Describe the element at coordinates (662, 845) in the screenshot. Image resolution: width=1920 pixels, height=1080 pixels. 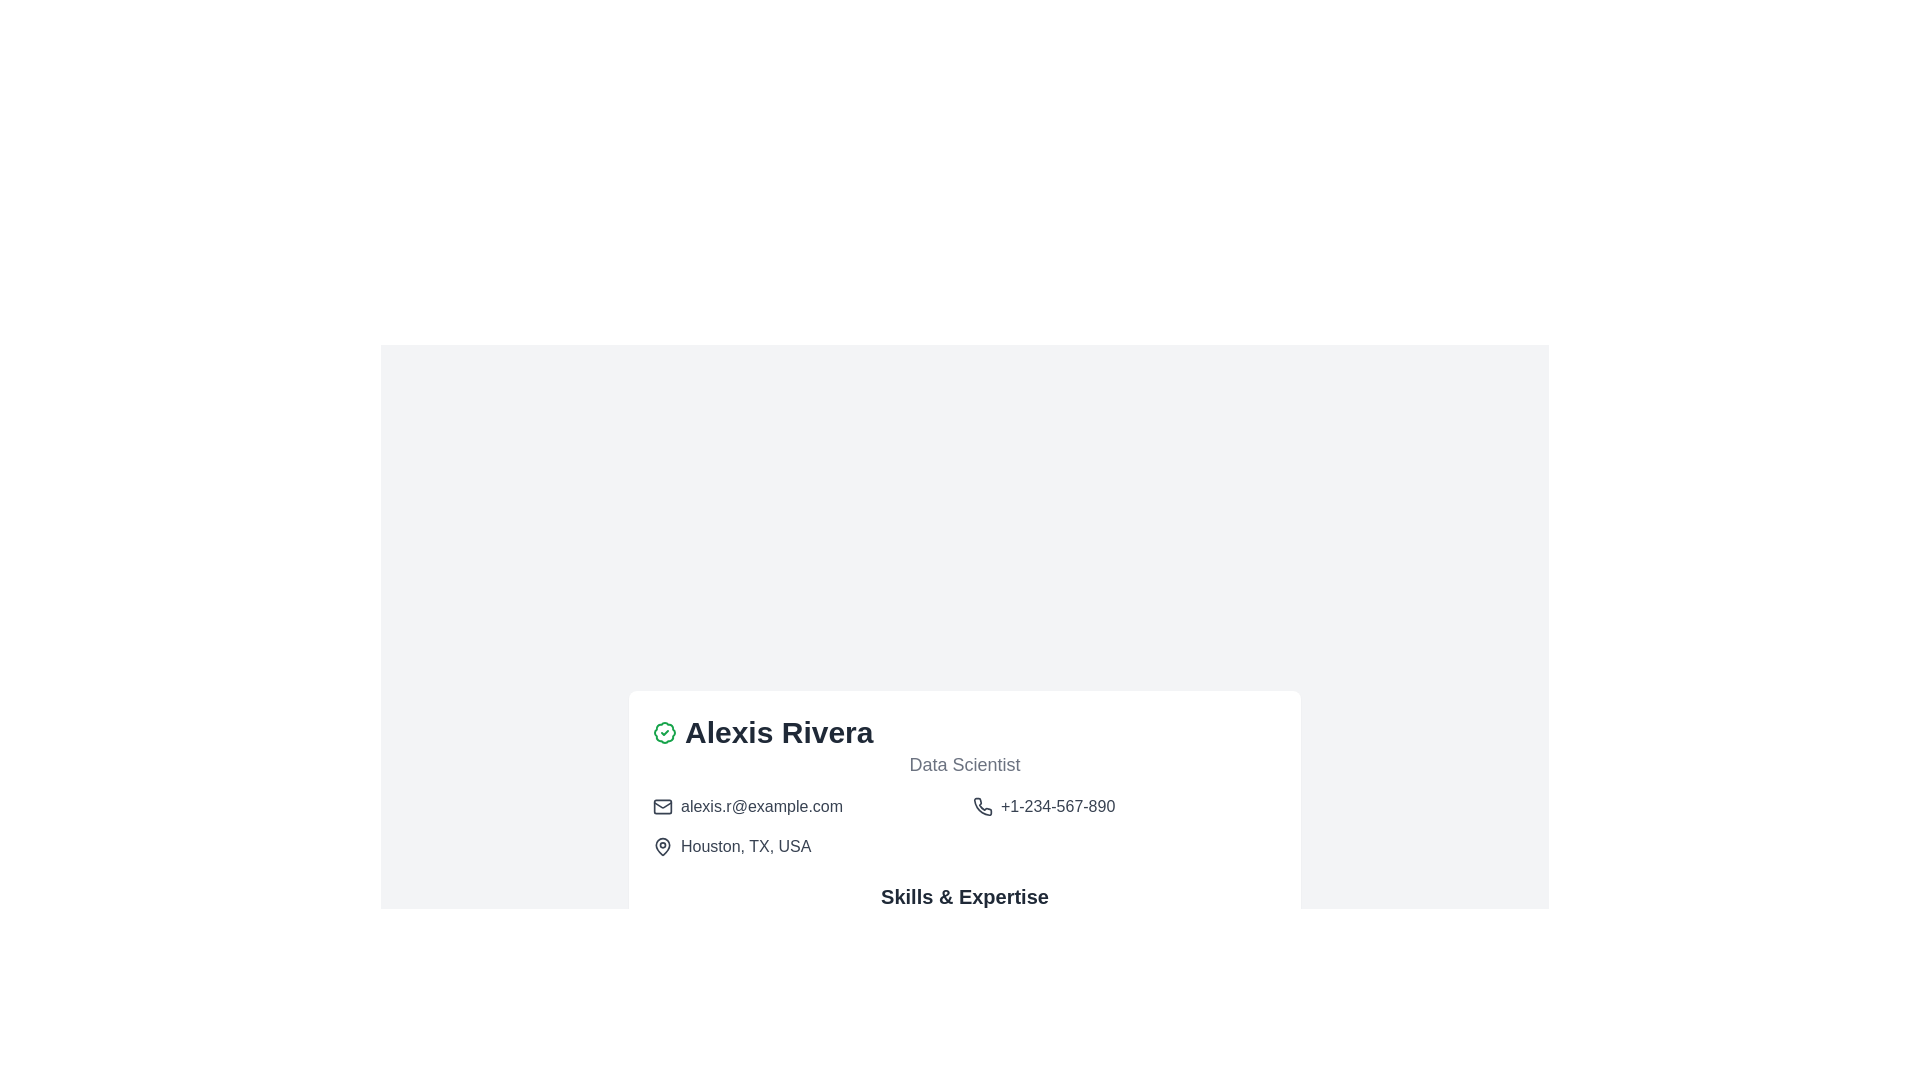
I see `the pin-shaped icon representing a location on the map, located in the bottom-left region of the card interface near the text 'Houston, TX, USA'` at that location.